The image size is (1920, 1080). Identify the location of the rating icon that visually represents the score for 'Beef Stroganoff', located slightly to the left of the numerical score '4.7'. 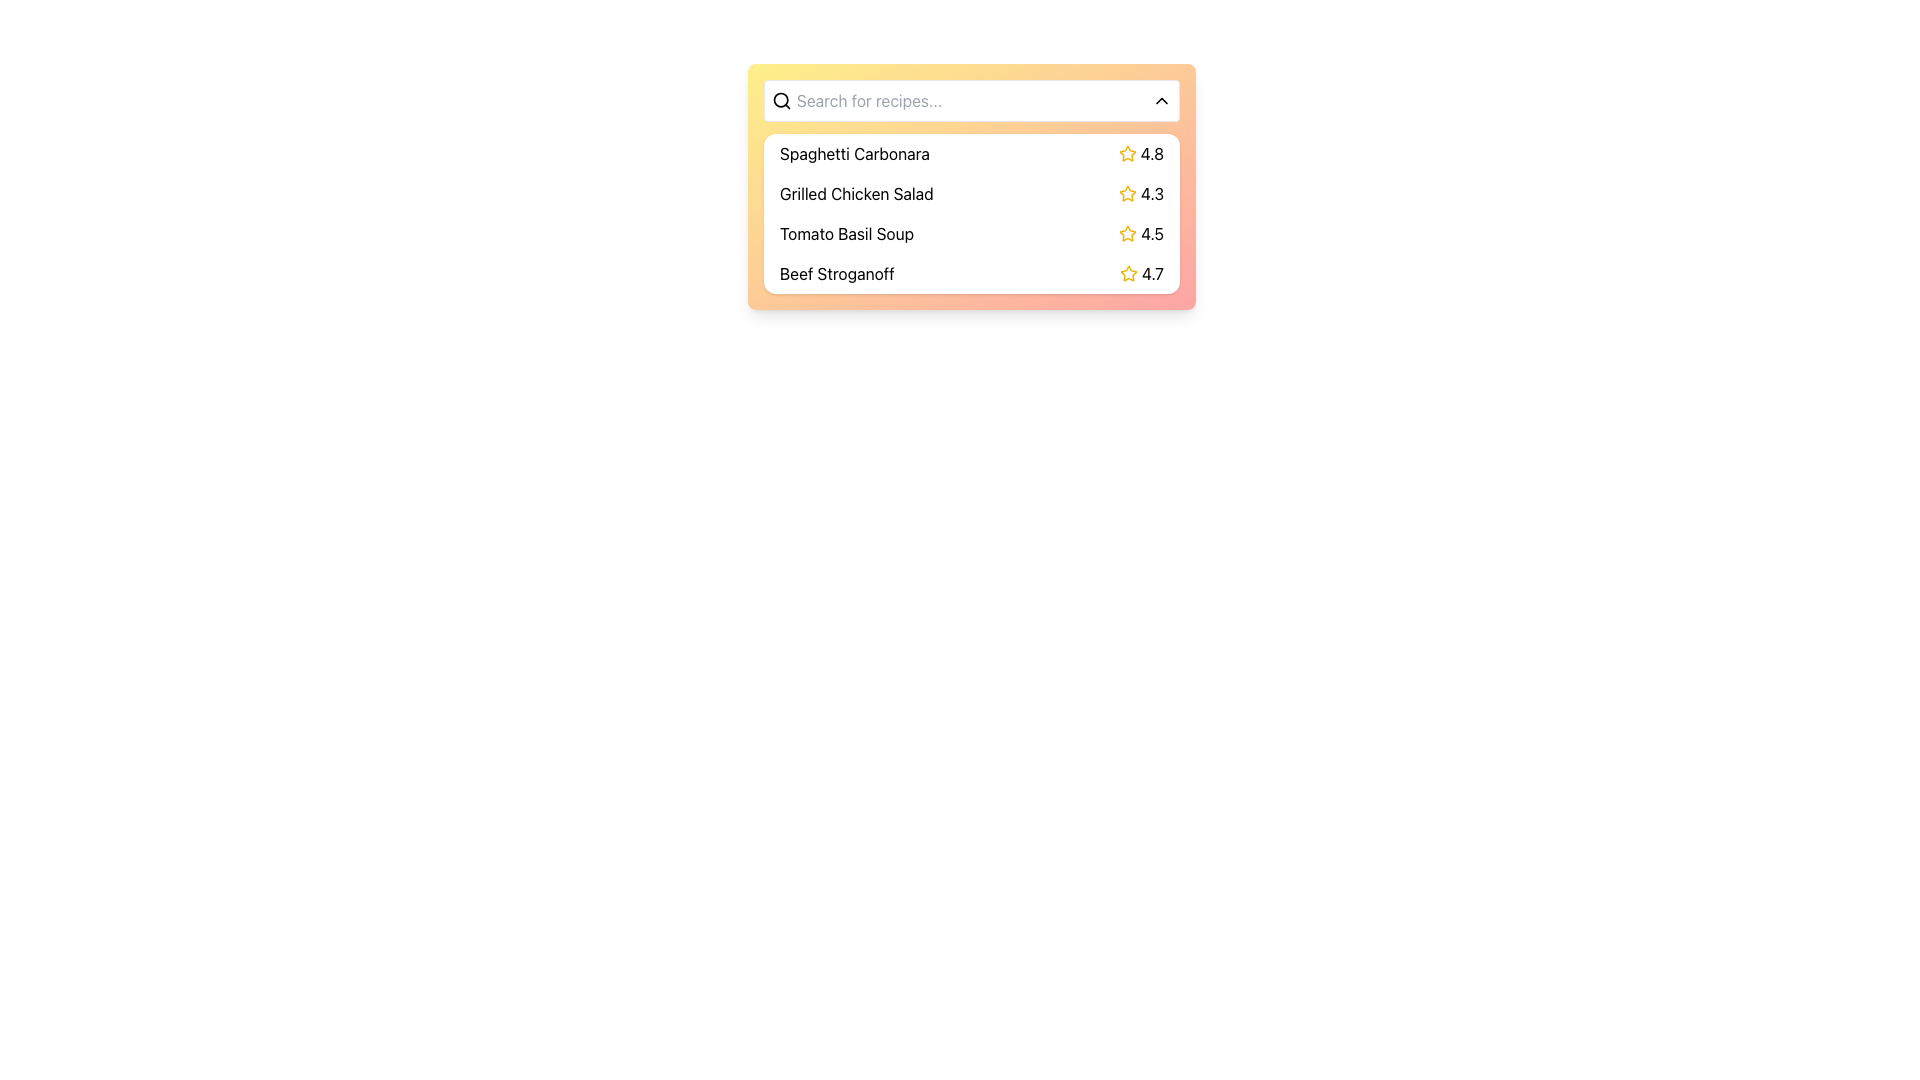
(1128, 273).